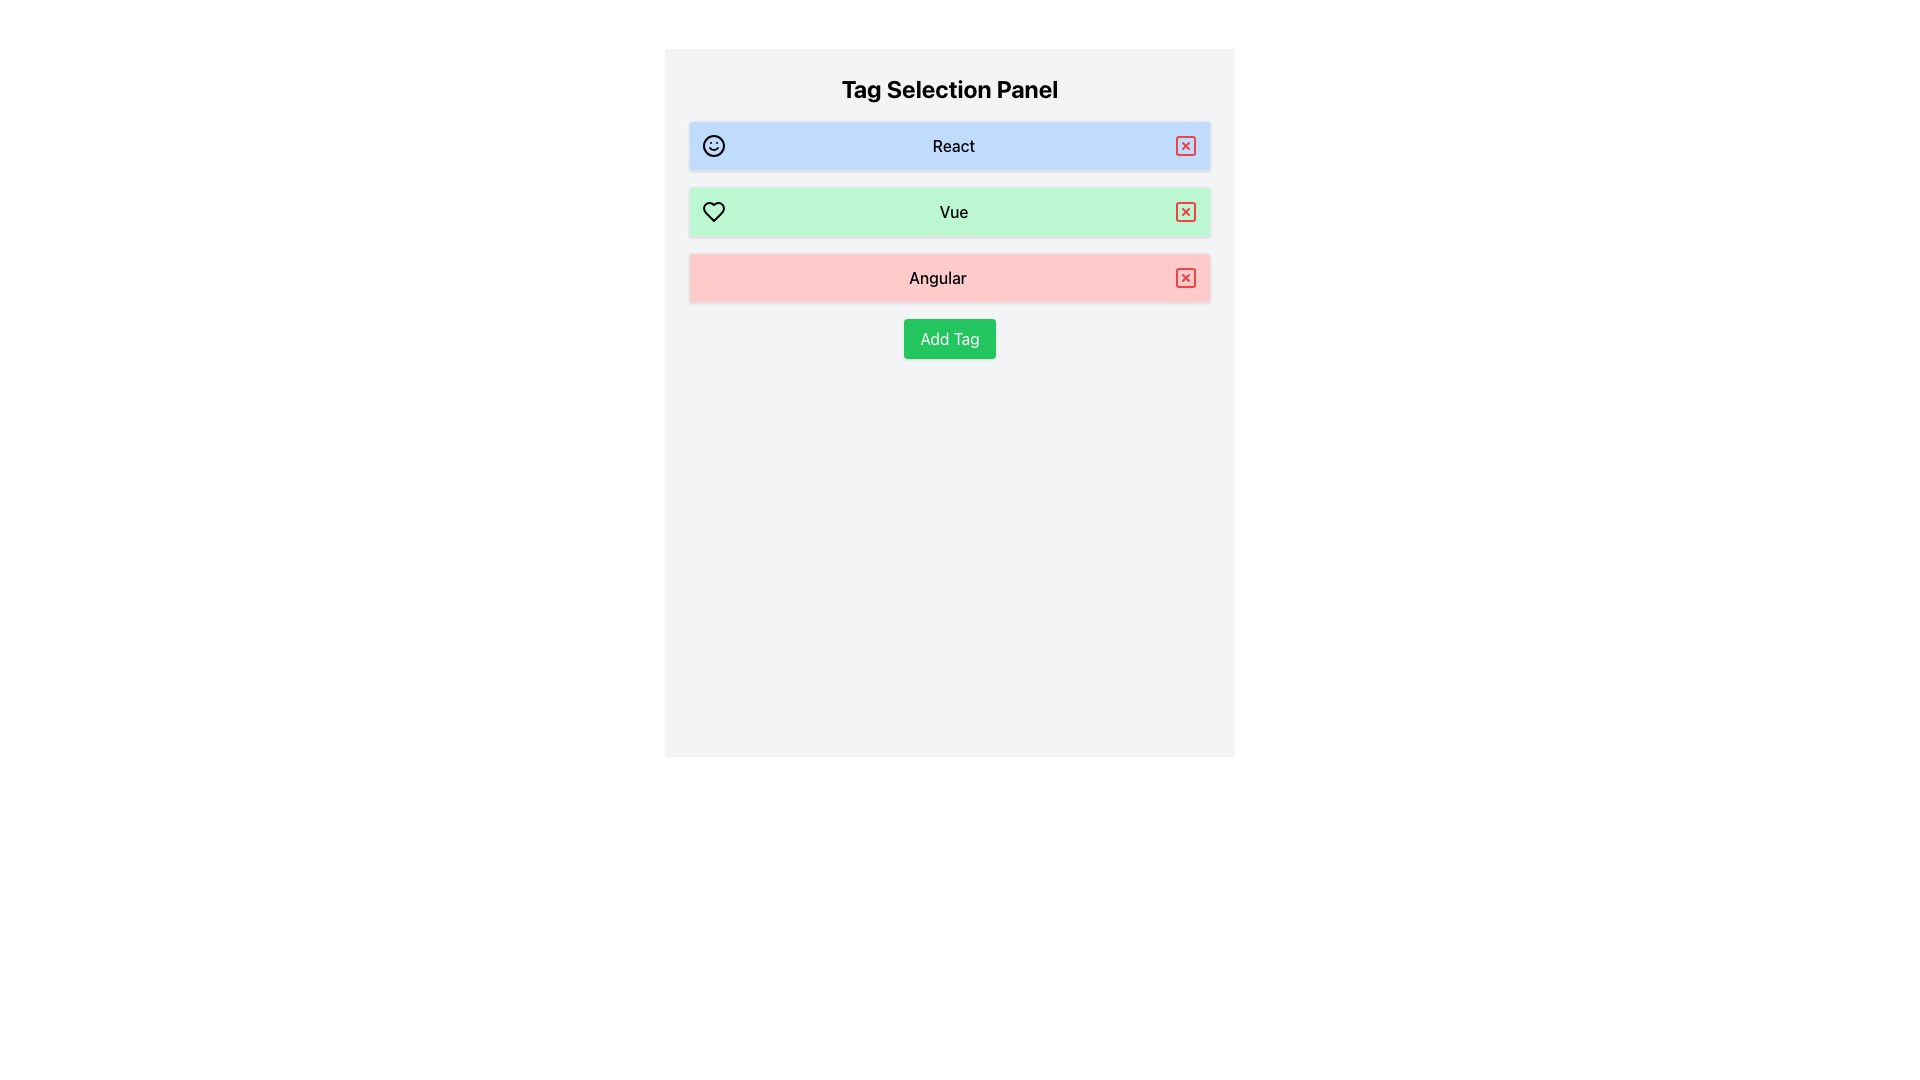 The image size is (1920, 1080). Describe the element at coordinates (714, 145) in the screenshot. I see `the decorative 'React' icon located at the leftmost side of the blue tag labeled 'React' within the 'Tag Selection Panel'` at that location.